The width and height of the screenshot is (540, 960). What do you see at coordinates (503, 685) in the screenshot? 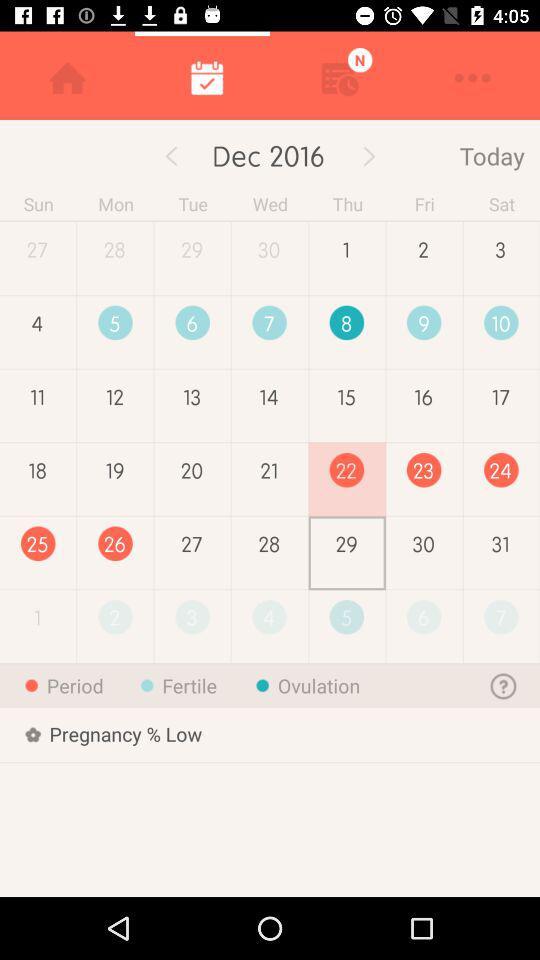
I see `the help icon` at bounding box center [503, 685].